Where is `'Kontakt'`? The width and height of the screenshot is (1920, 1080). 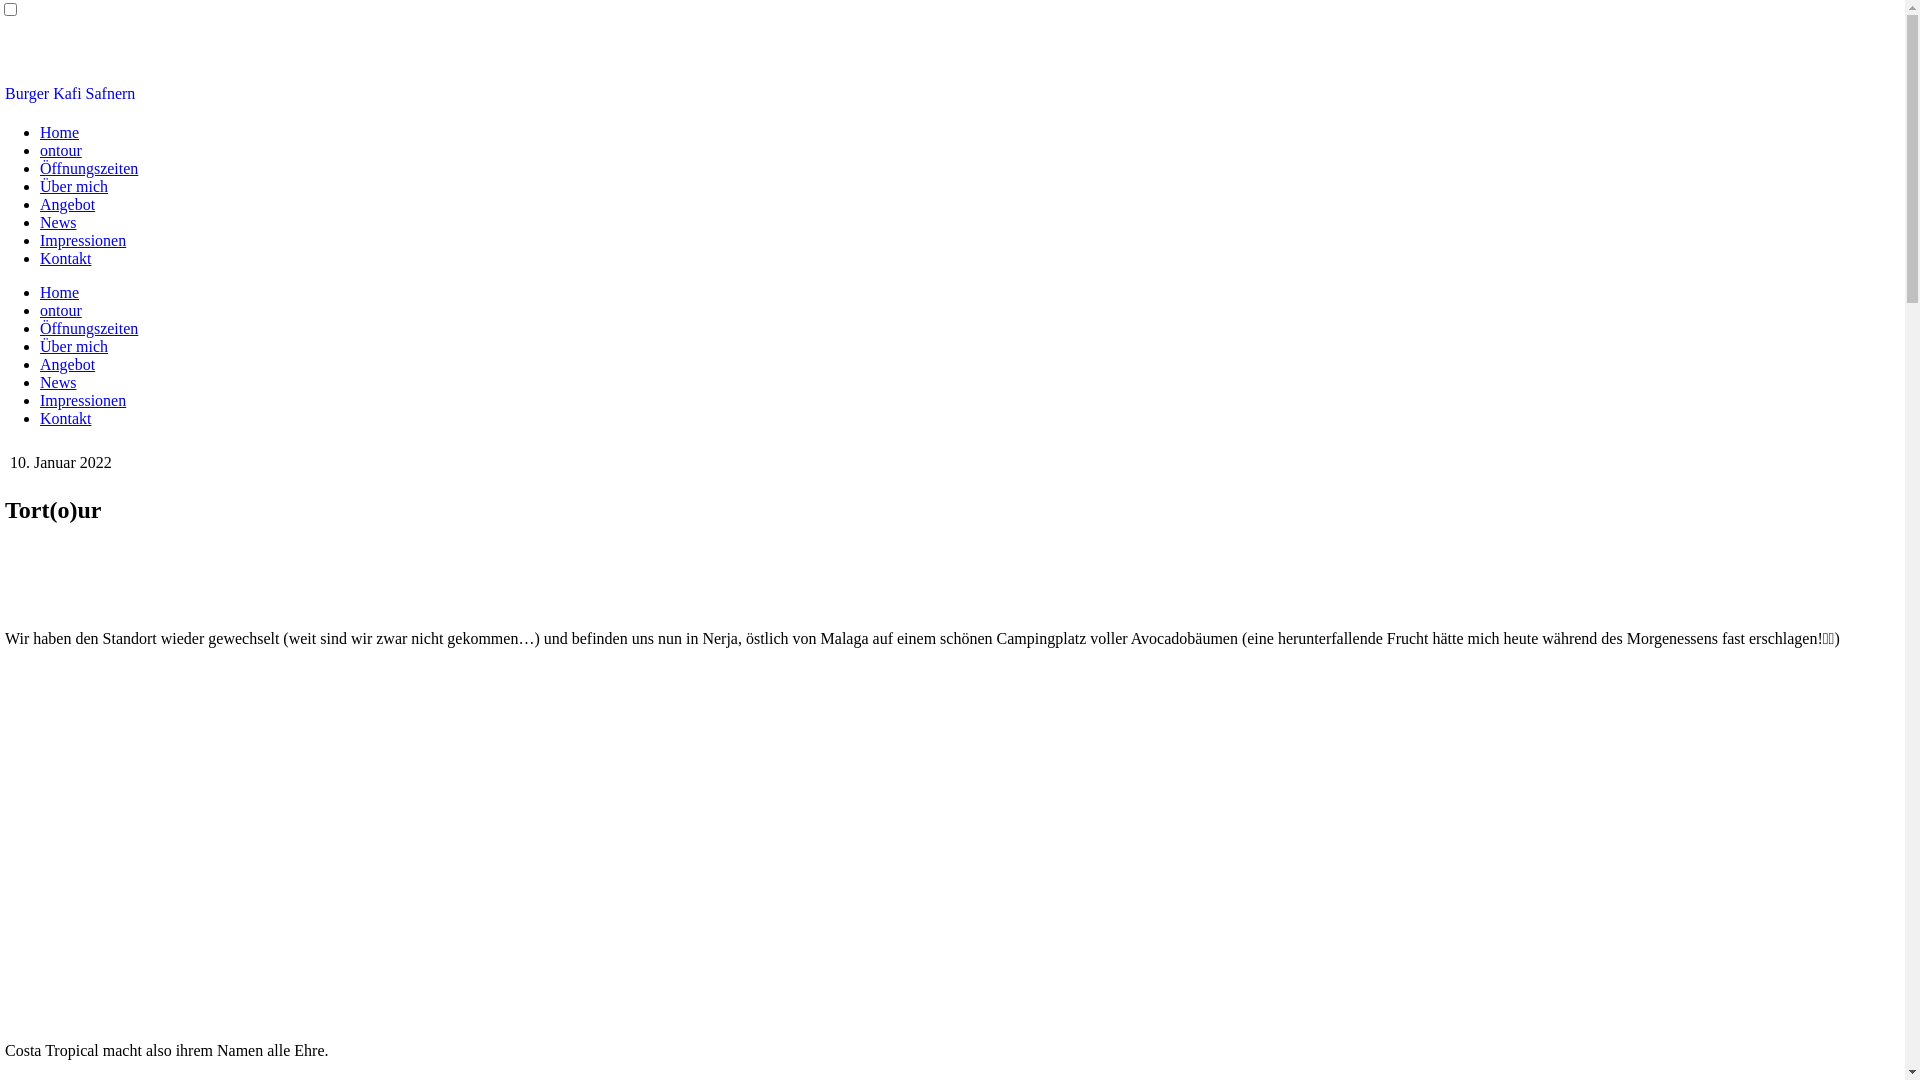
'Kontakt' is located at coordinates (66, 417).